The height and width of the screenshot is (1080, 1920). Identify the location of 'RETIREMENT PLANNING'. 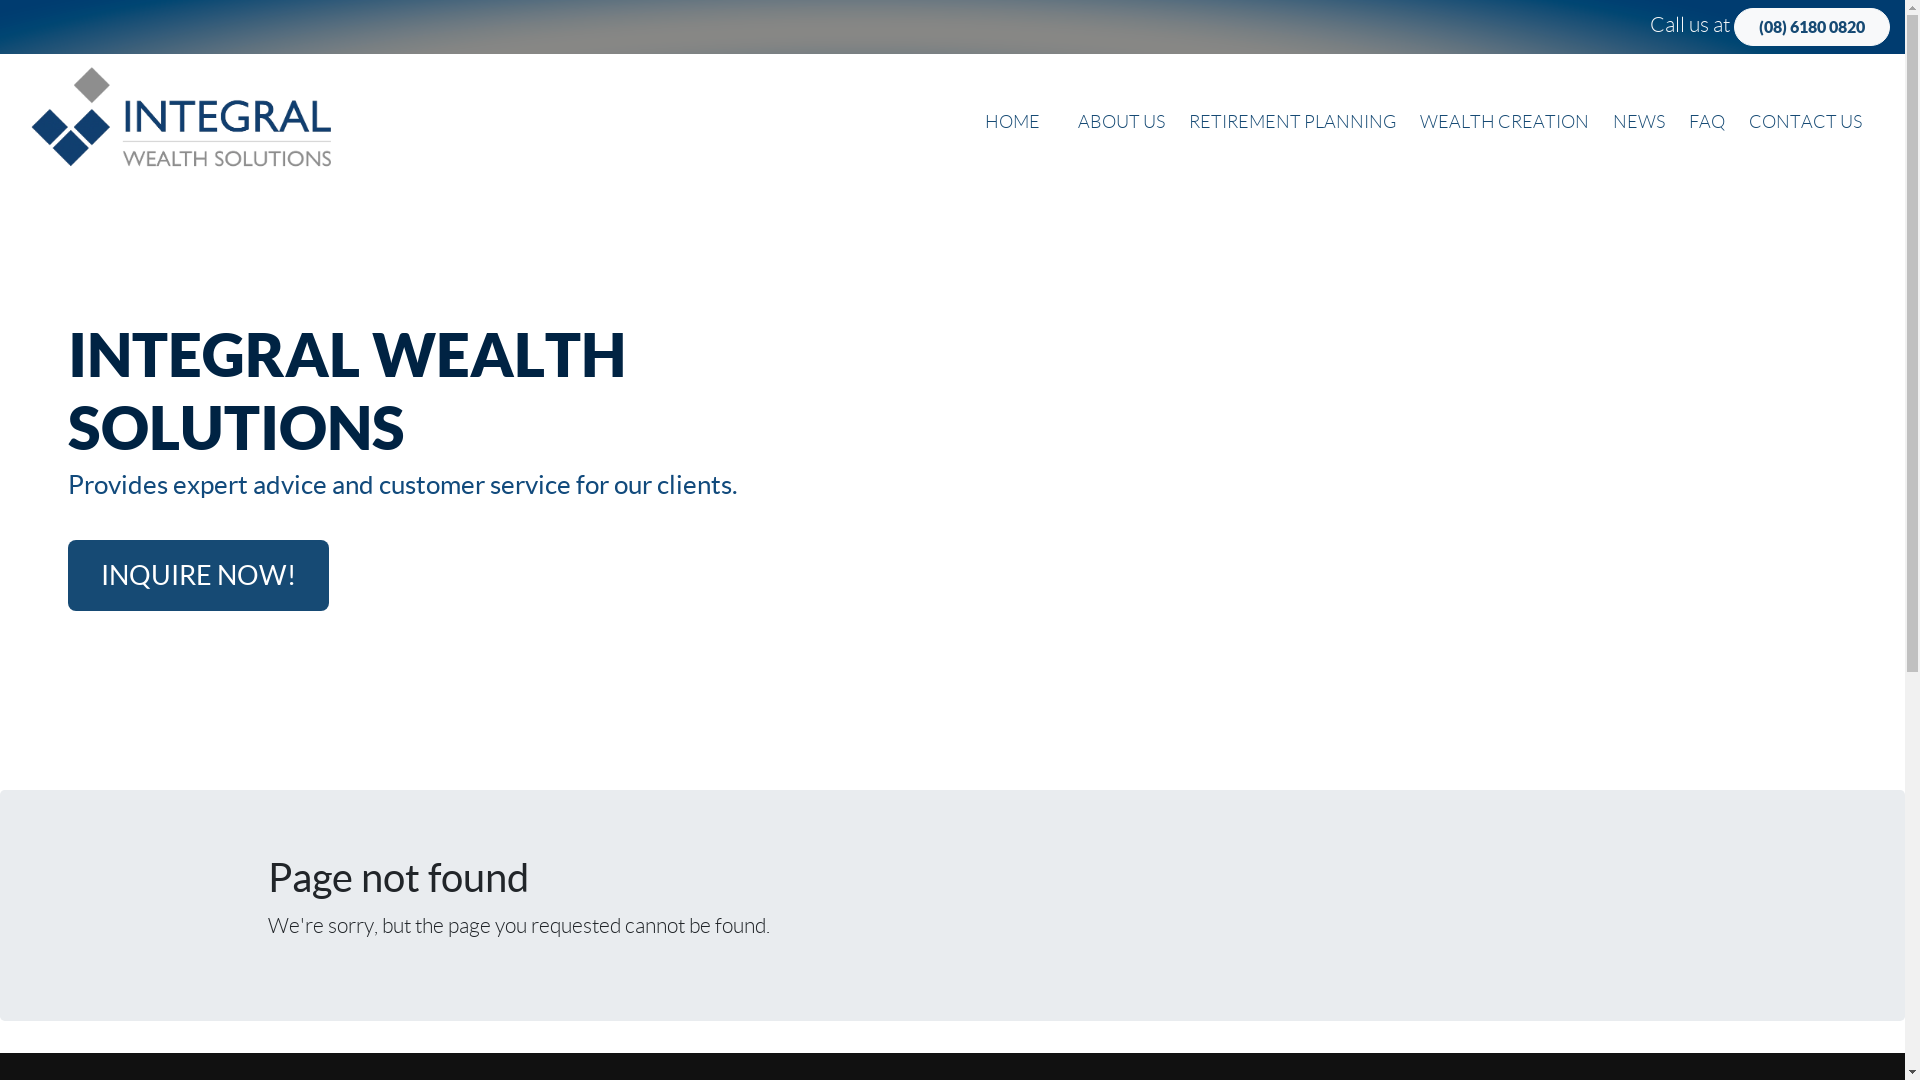
(1292, 122).